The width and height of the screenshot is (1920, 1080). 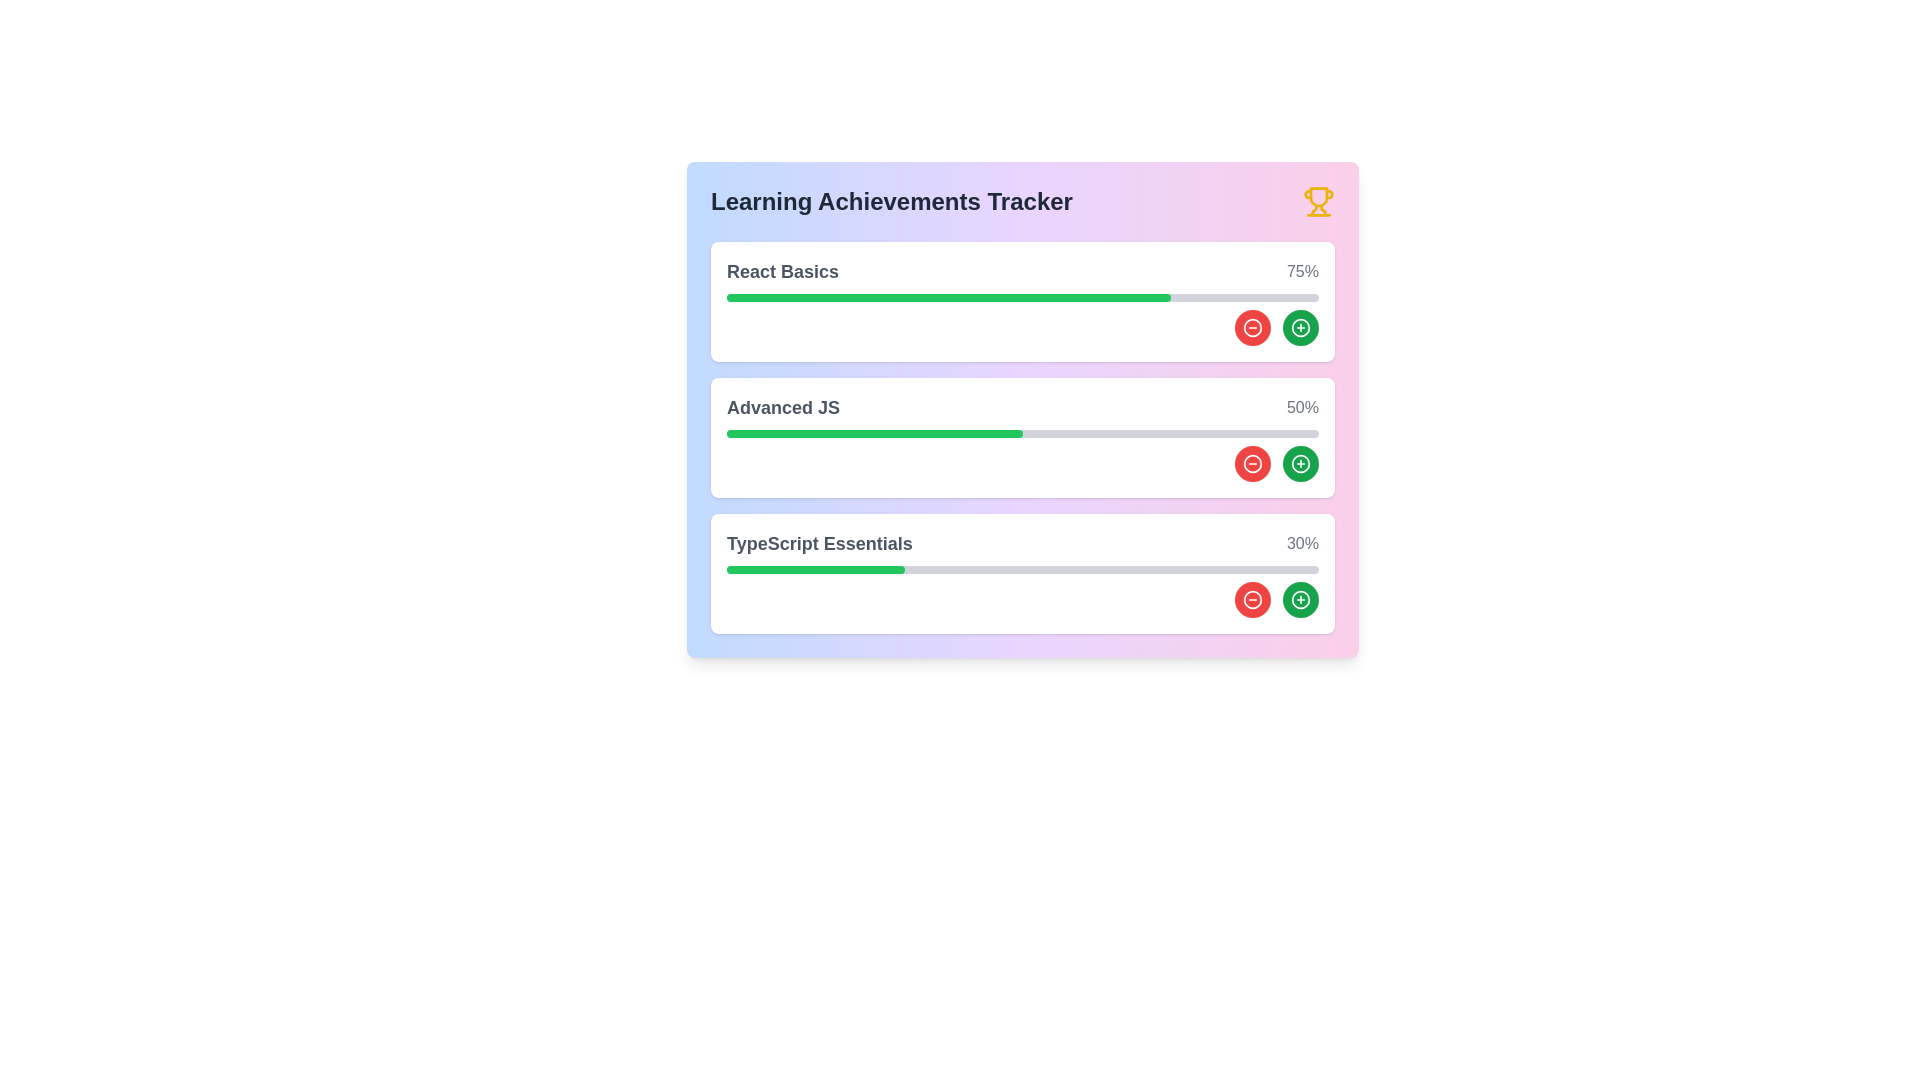 I want to click on the second button in the Advanced JS progress module, positioned to the right of the red circular button with a minus icon, to increment the associated progress, so click(x=1300, y=463).